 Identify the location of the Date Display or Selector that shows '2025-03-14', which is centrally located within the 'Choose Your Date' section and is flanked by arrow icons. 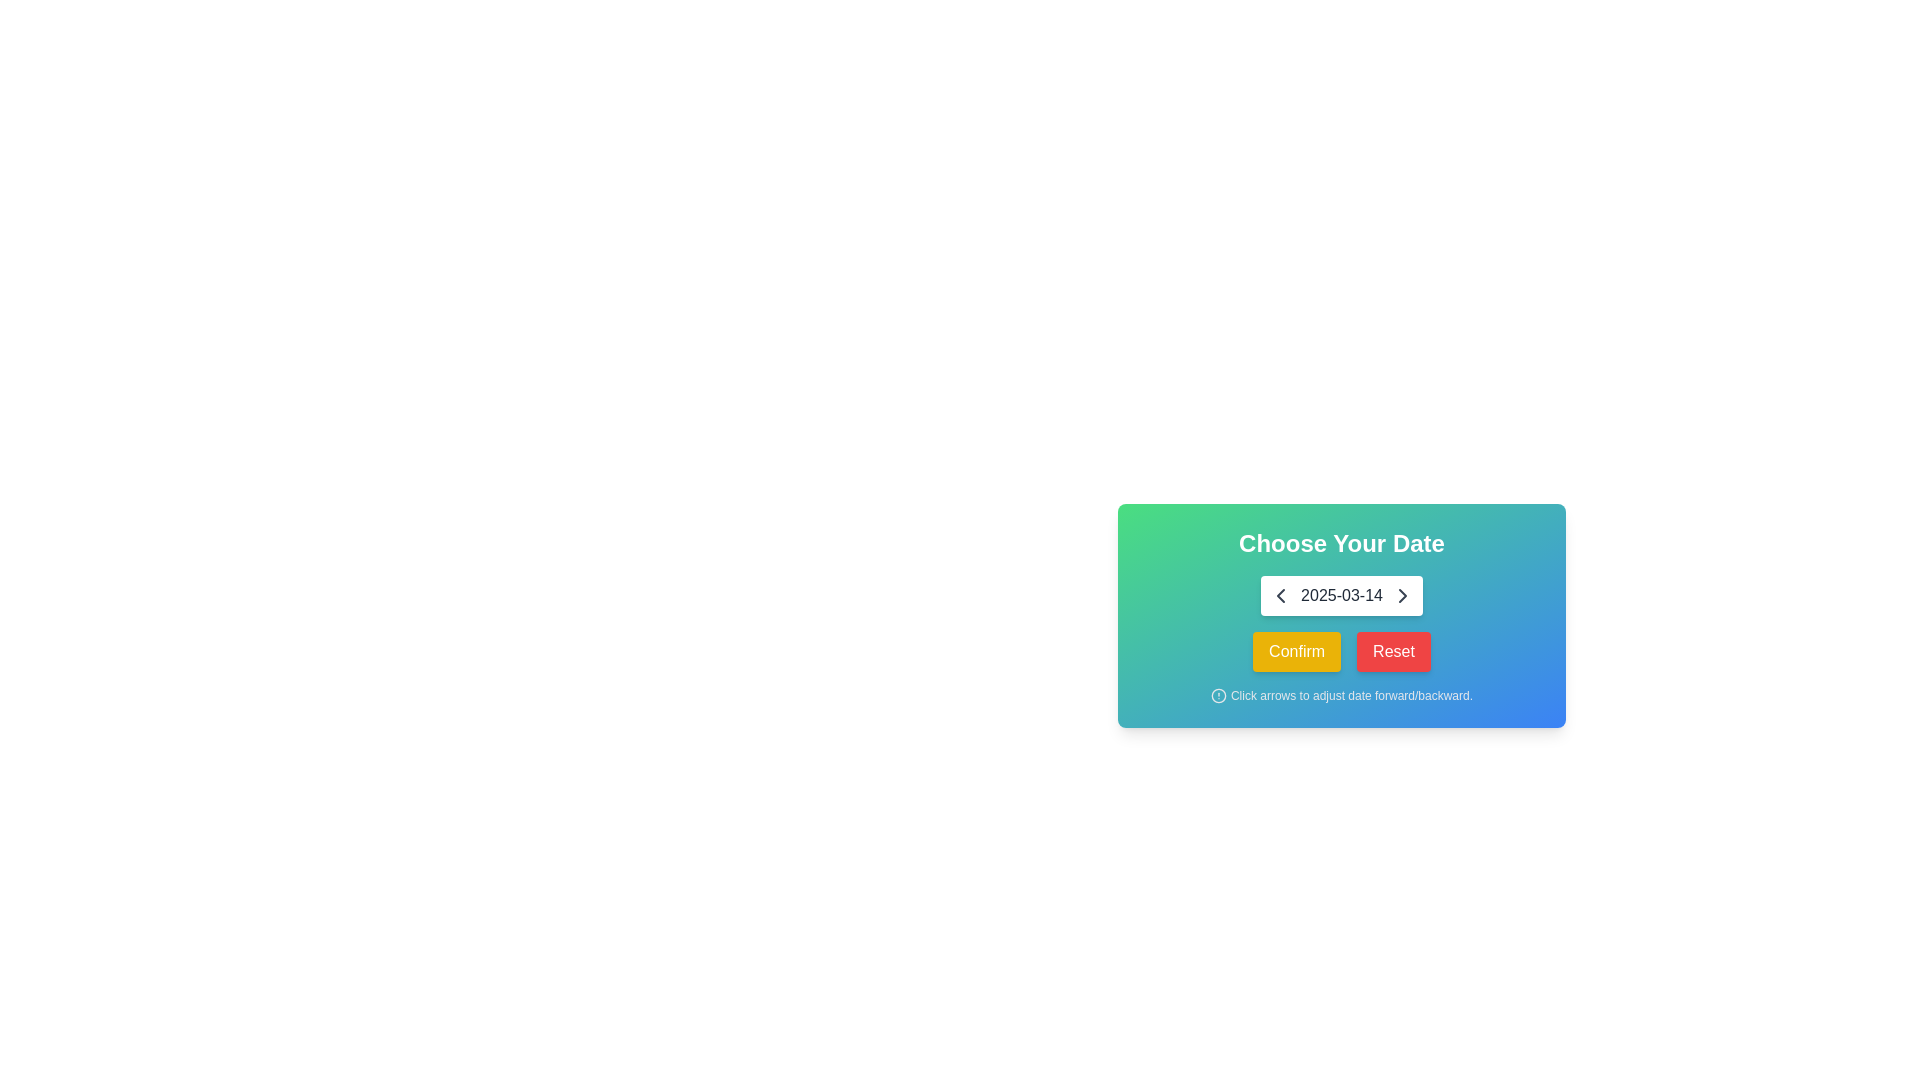
(1342, 595).